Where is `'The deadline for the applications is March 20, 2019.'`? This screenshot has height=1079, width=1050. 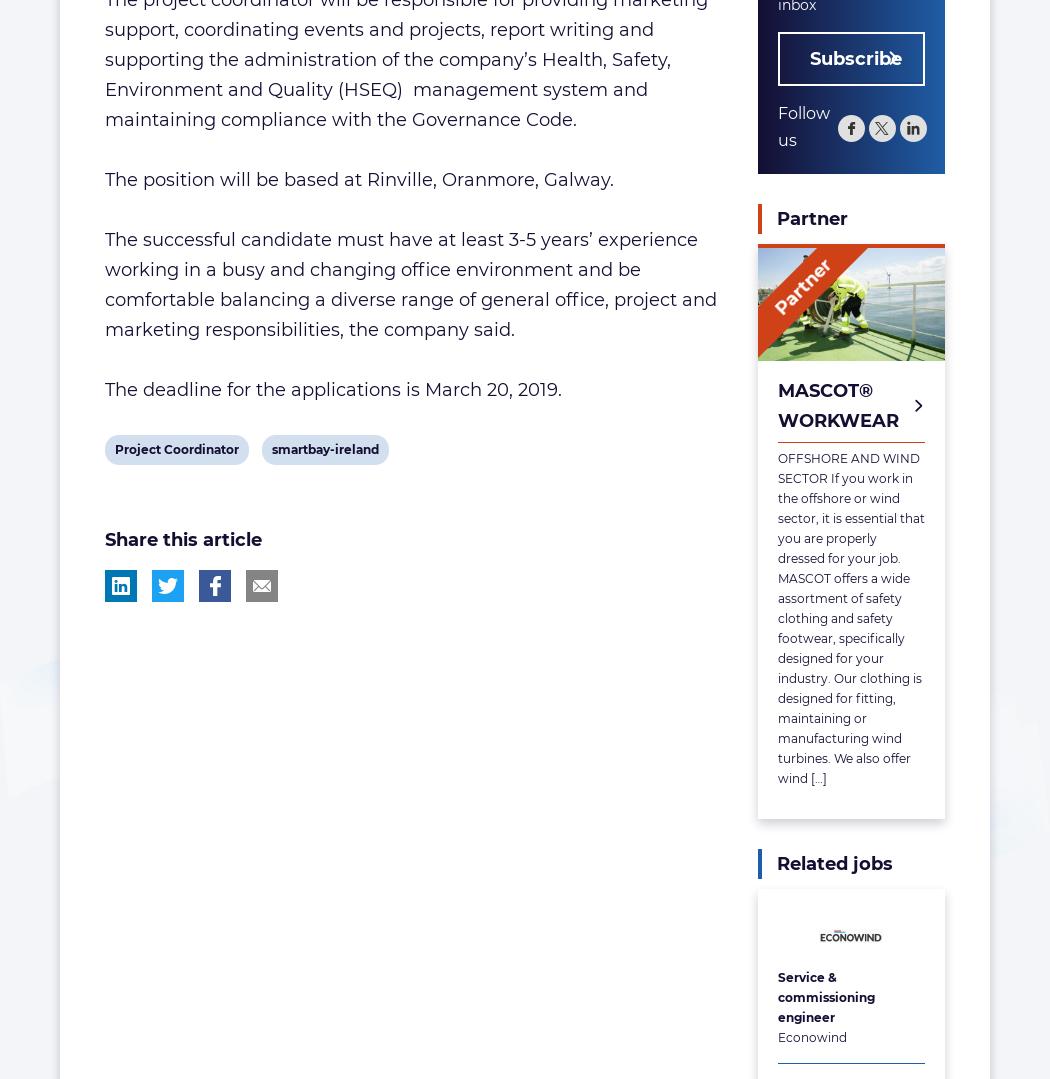 'The deadline for the applications is March 20, 2019.' is located at coordinates (105, 388).